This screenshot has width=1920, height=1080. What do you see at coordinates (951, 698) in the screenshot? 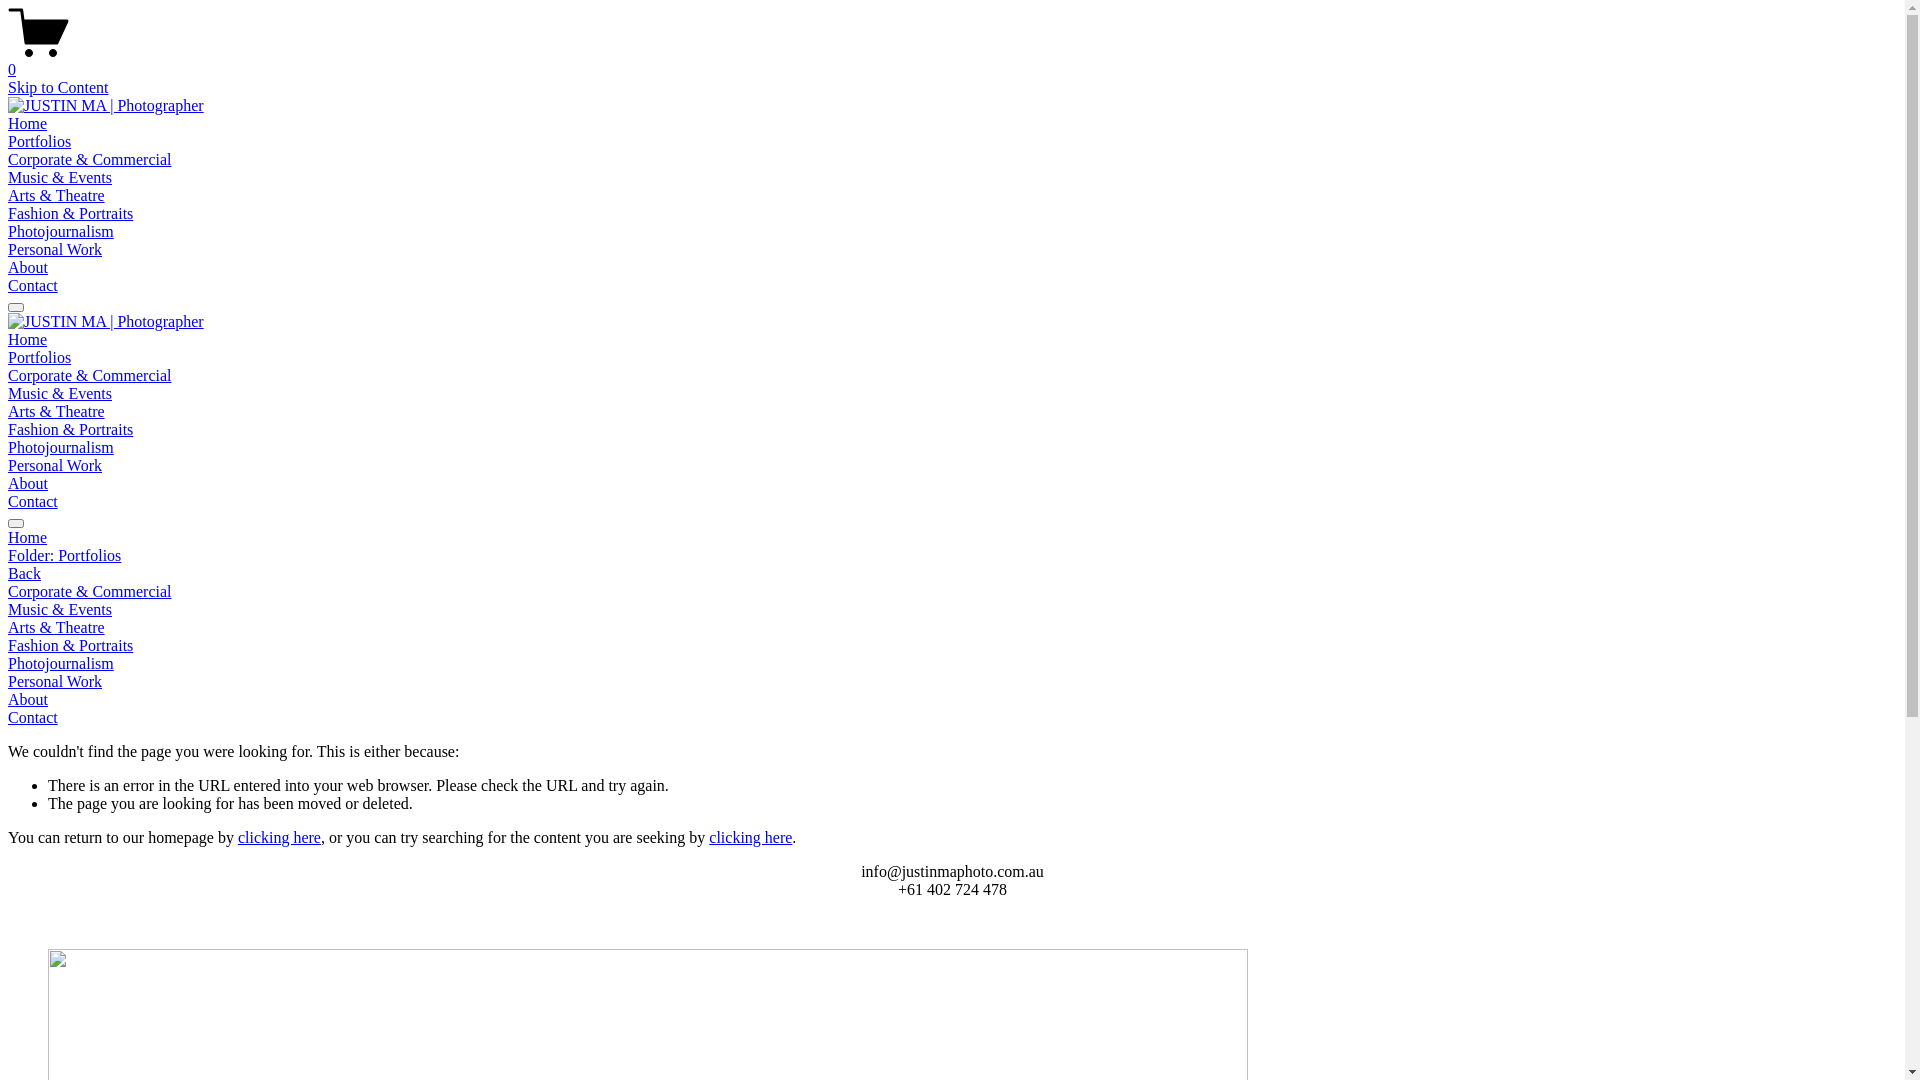
I see `'About'` at bounding box center [951, 698].